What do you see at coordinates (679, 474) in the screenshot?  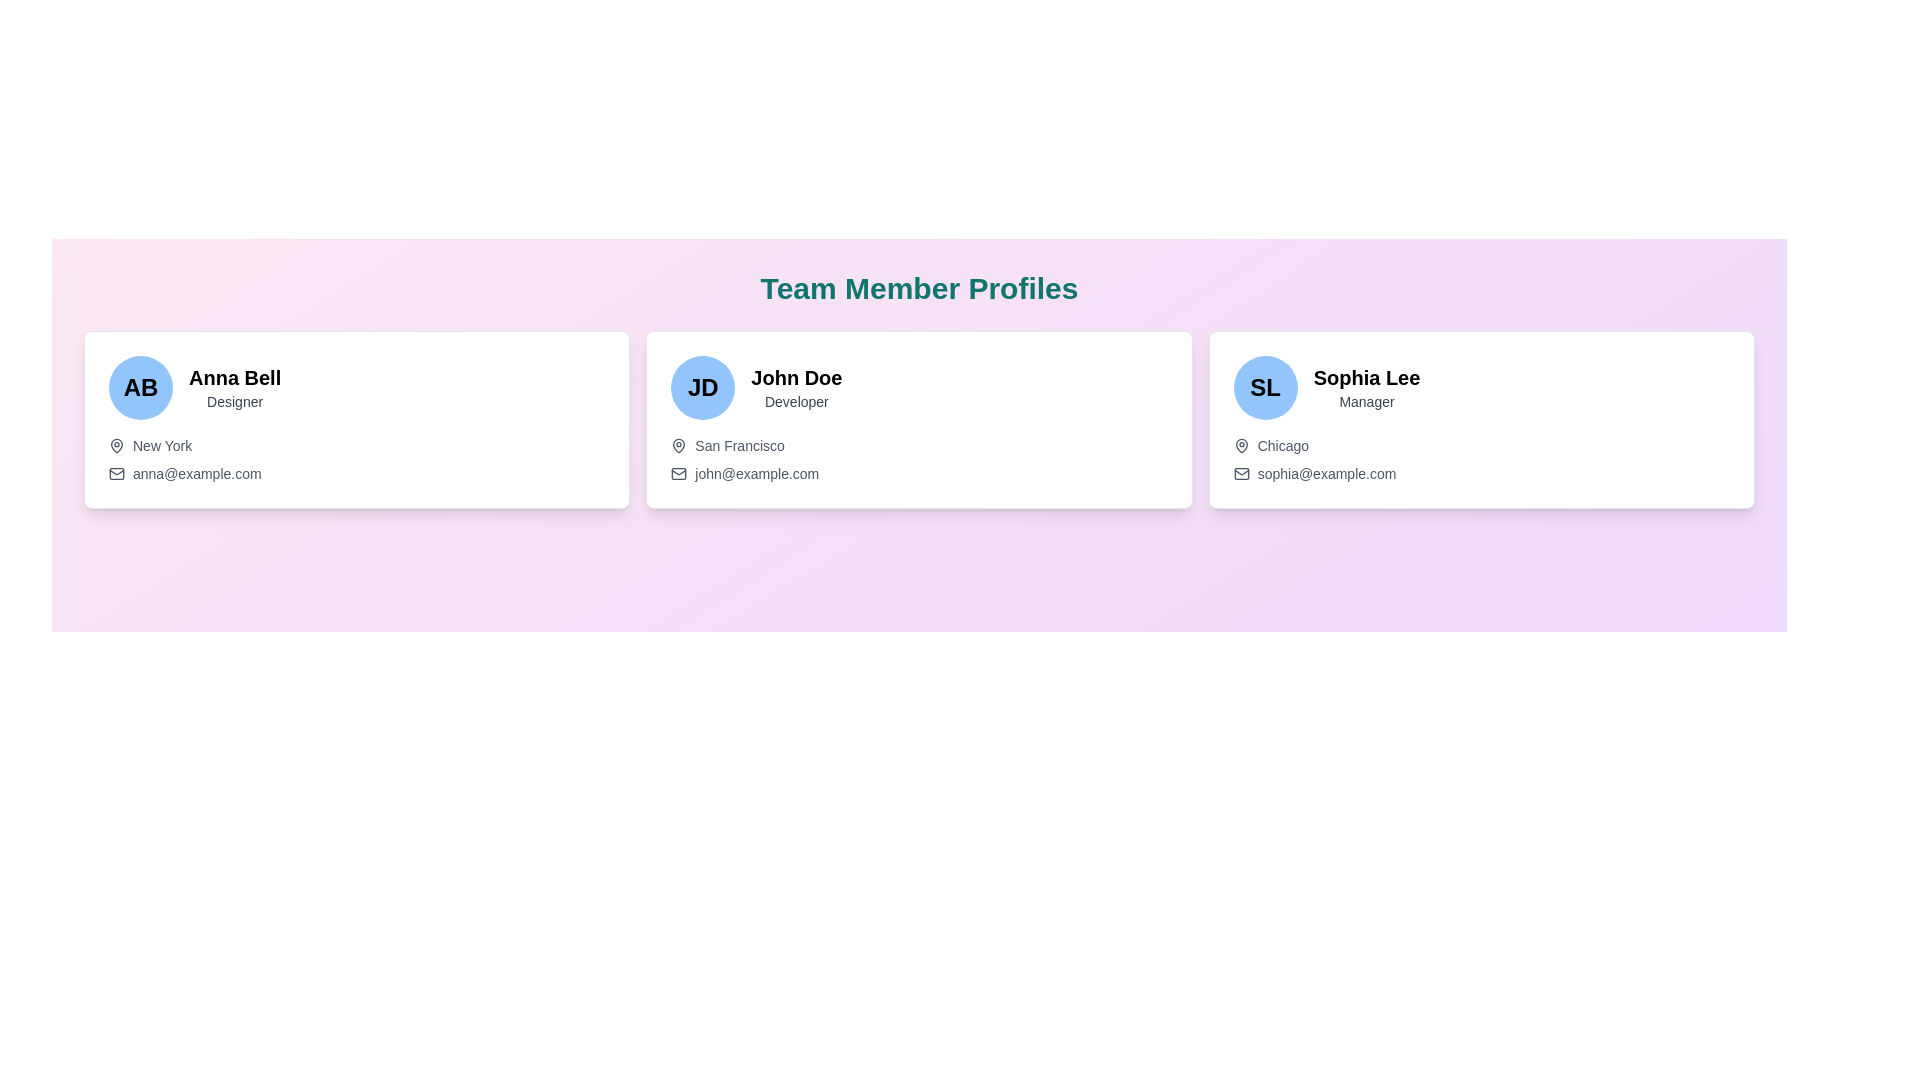 I see `the rectangular body of the envelope icon within the second profile card titled 'John Doe - Developer', which is located below the email text 'john@example.com'` at bounding box center [679, 474].